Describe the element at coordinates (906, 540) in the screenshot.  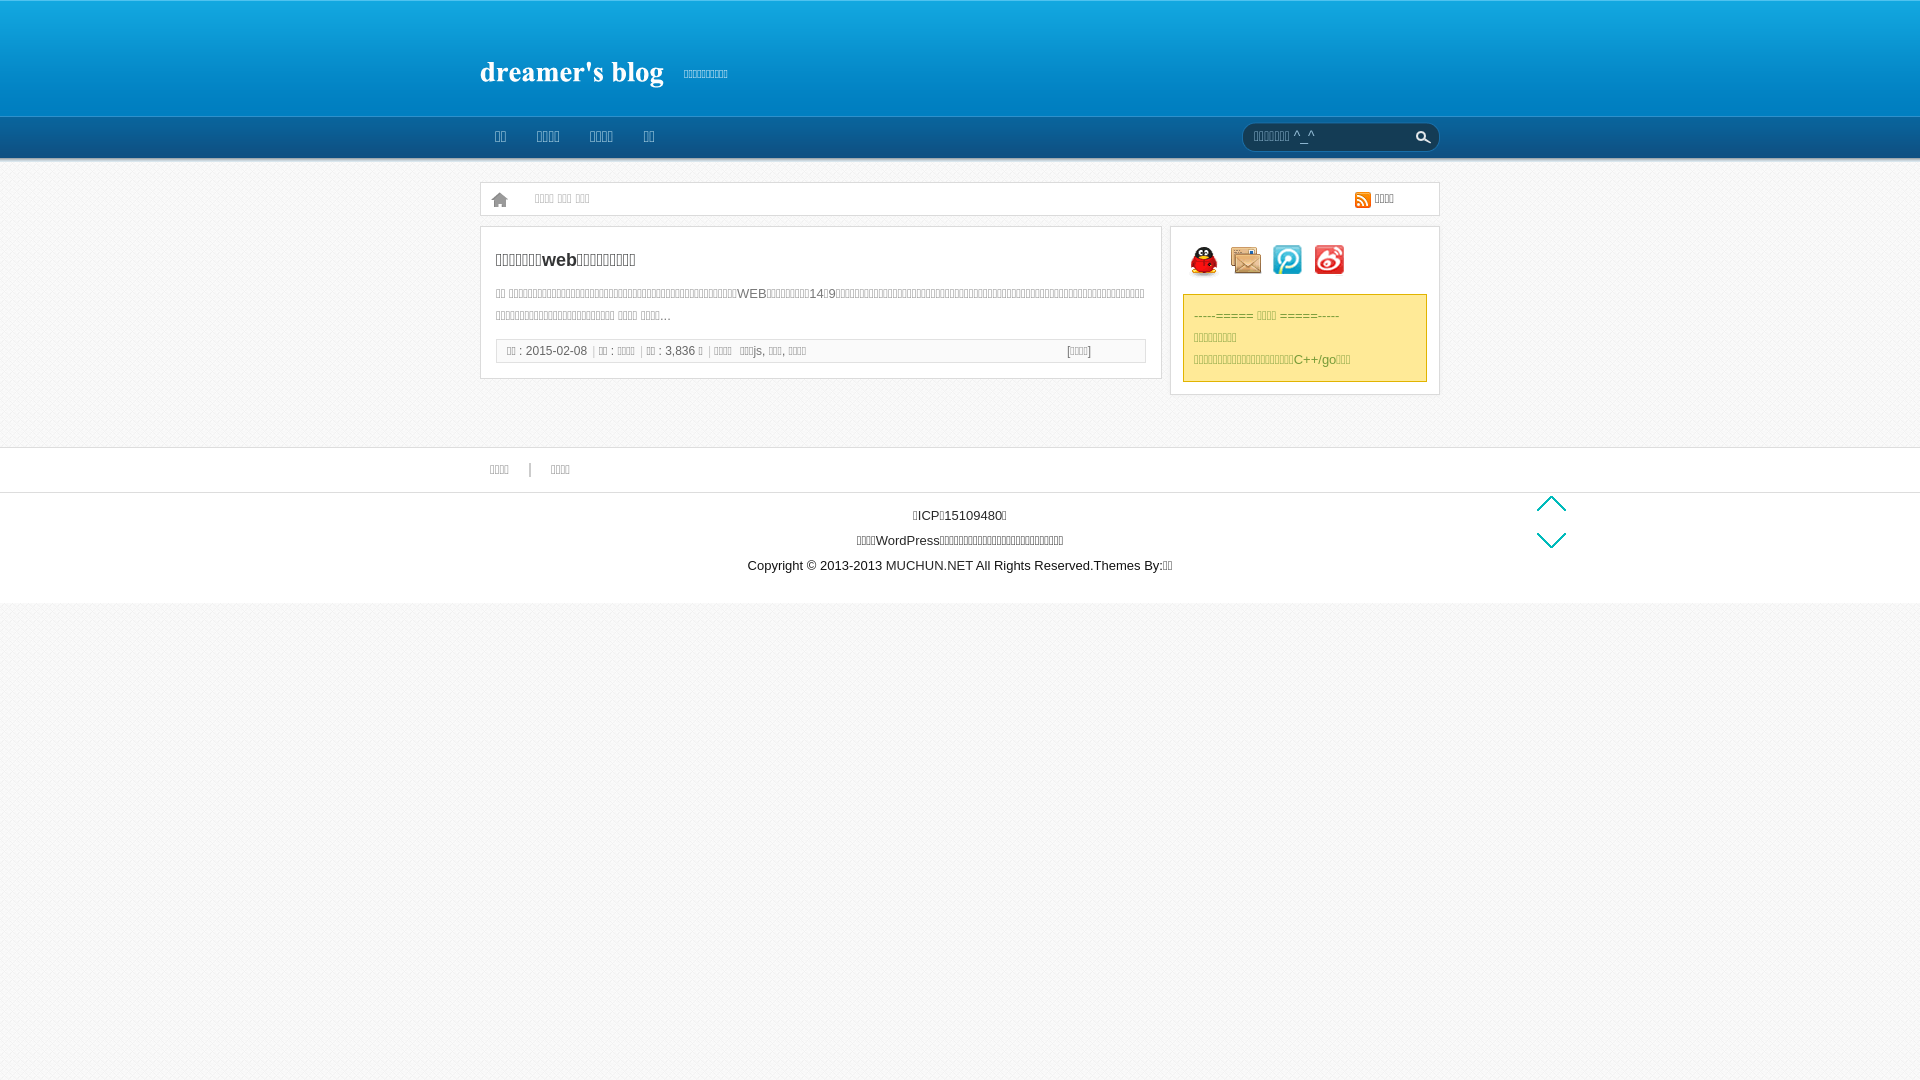
I see `'WordPress'` at that location.